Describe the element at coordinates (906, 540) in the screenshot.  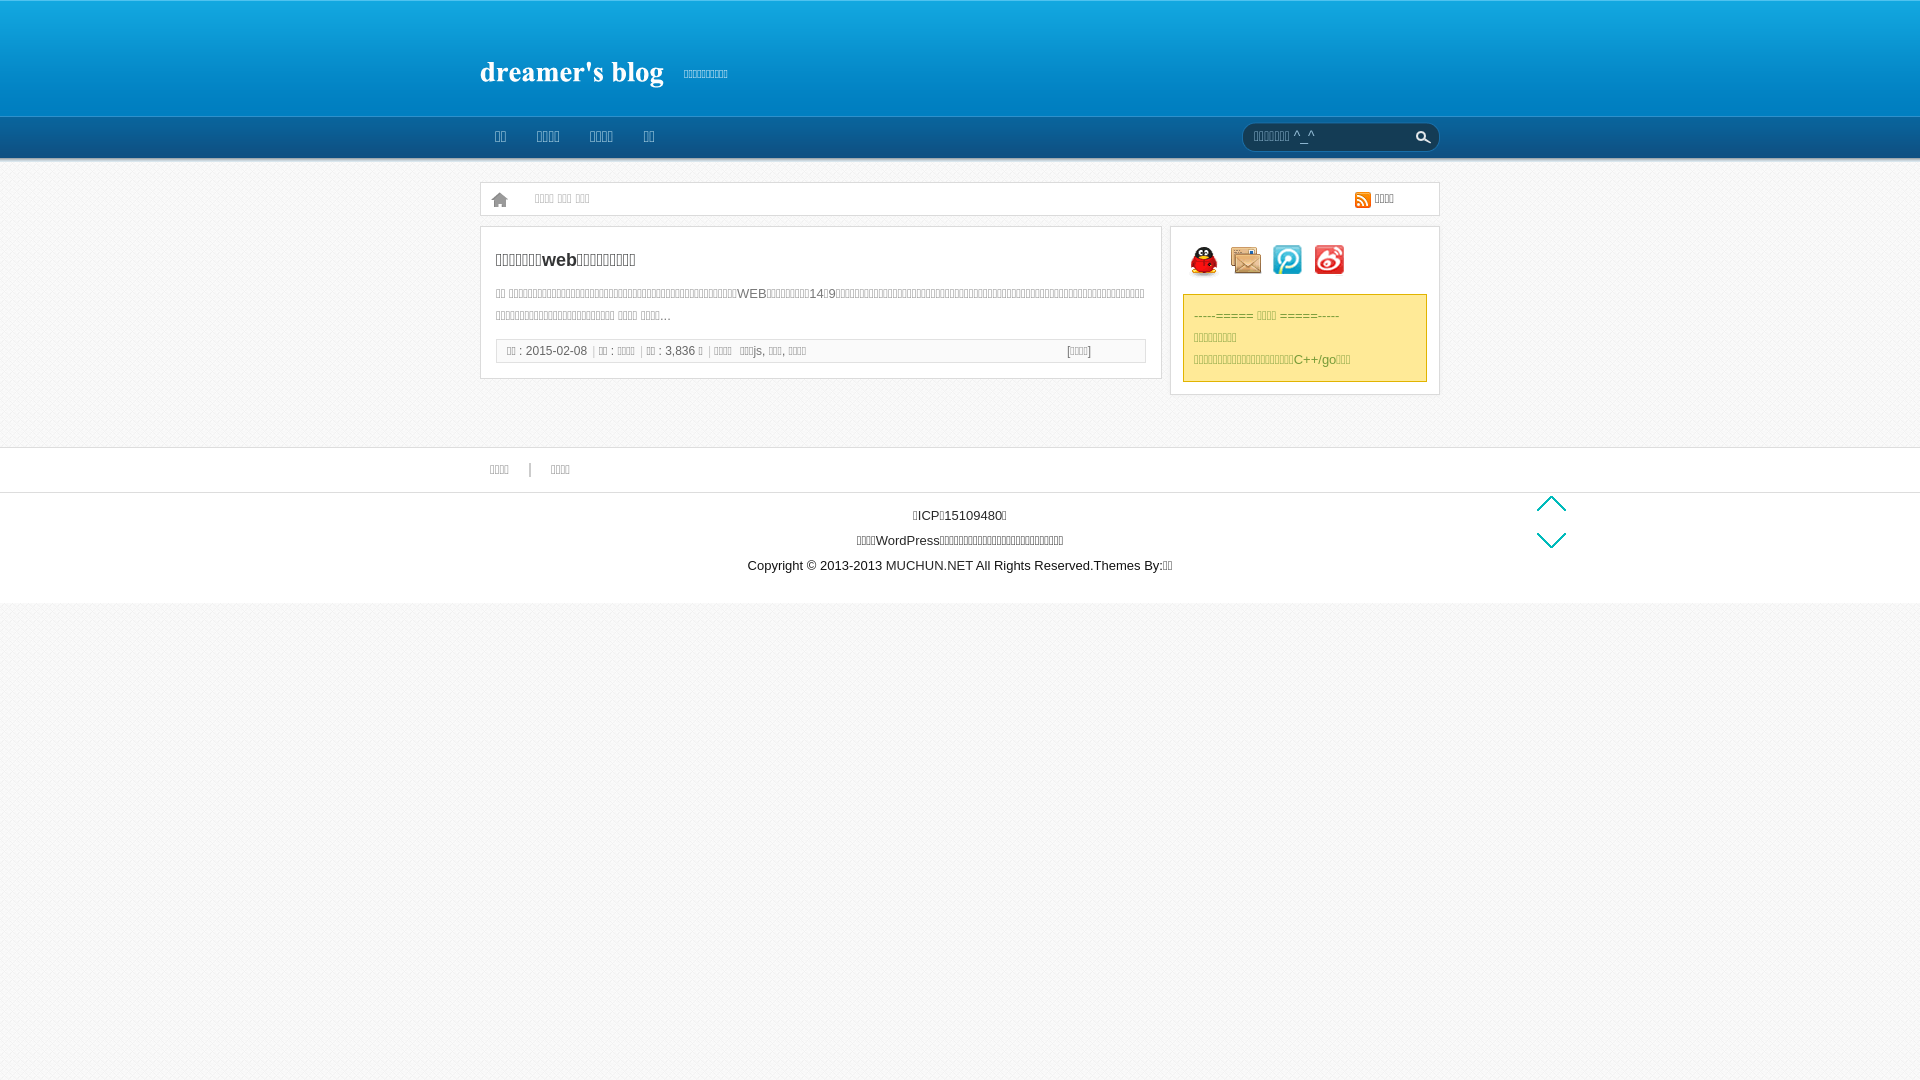
I see `'WordPress'` at that location.